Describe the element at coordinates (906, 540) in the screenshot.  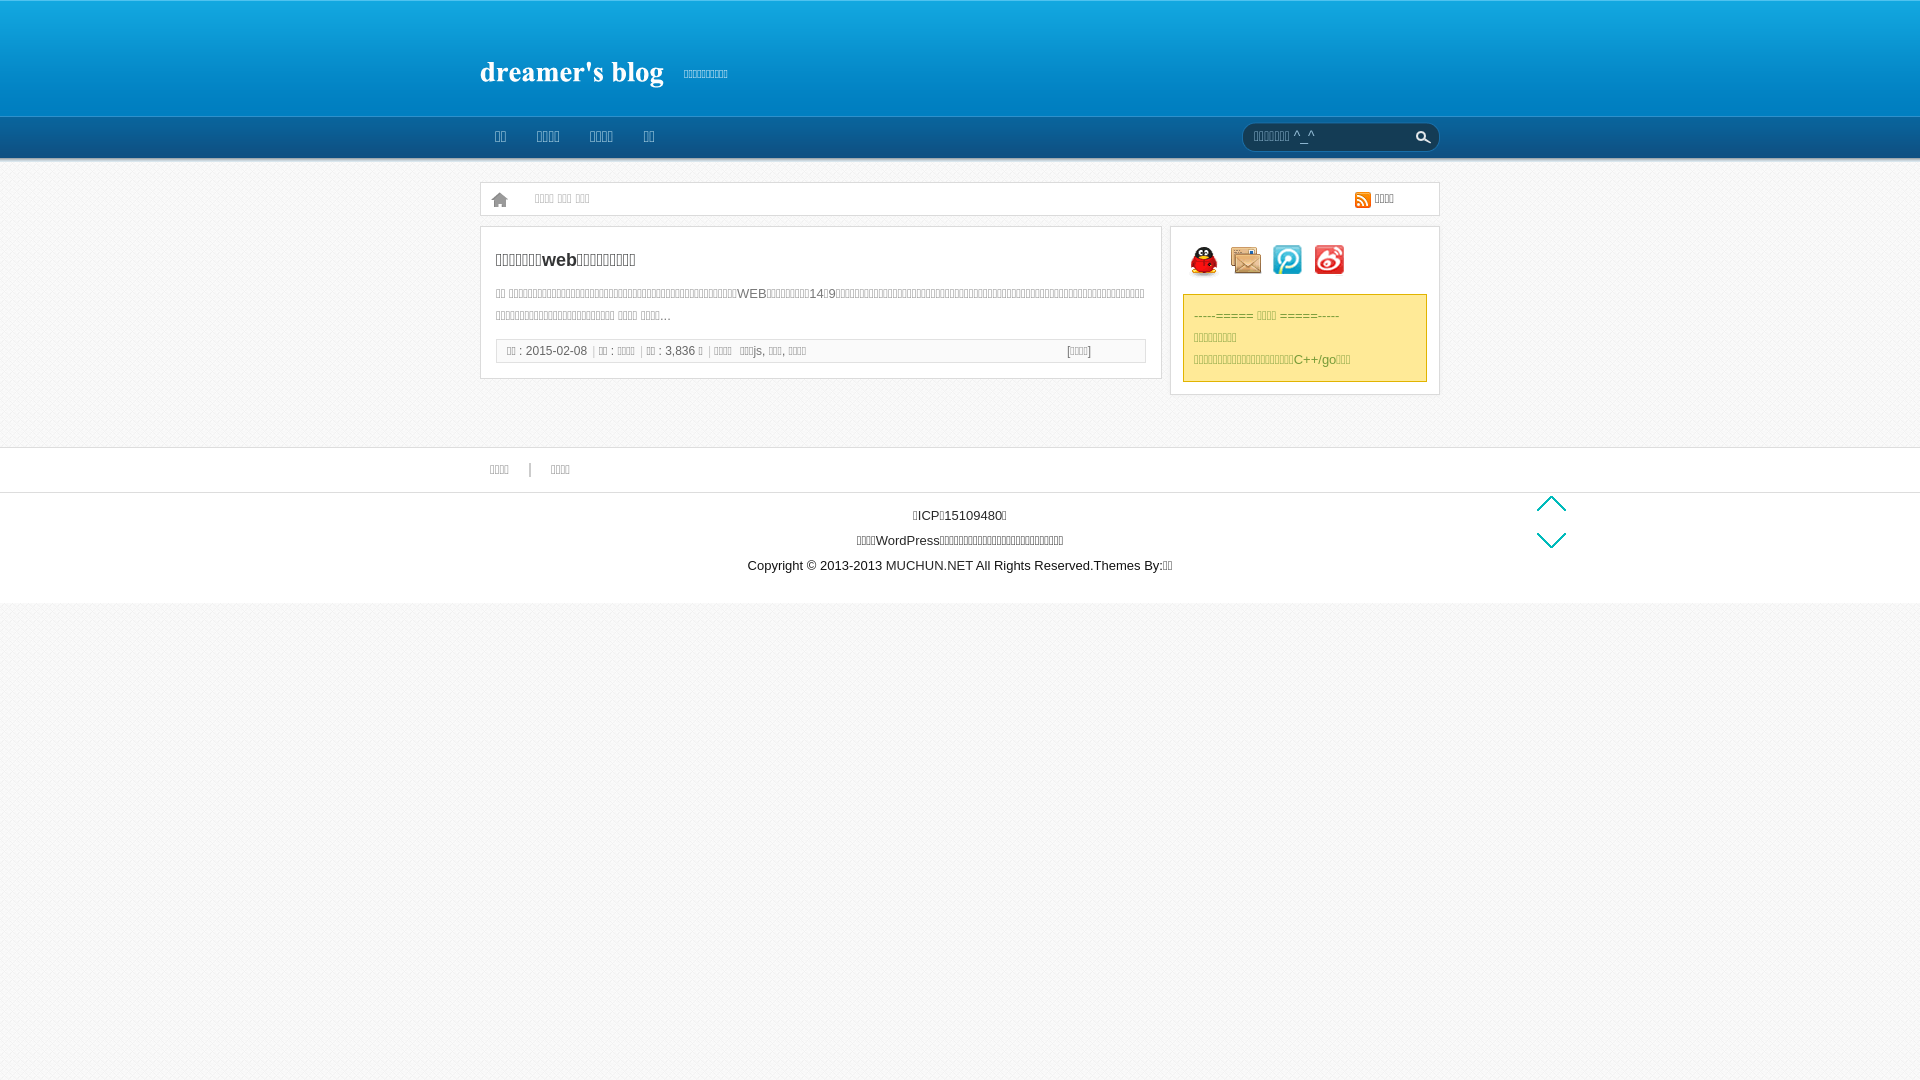
I see `'WordPress'` at that location.